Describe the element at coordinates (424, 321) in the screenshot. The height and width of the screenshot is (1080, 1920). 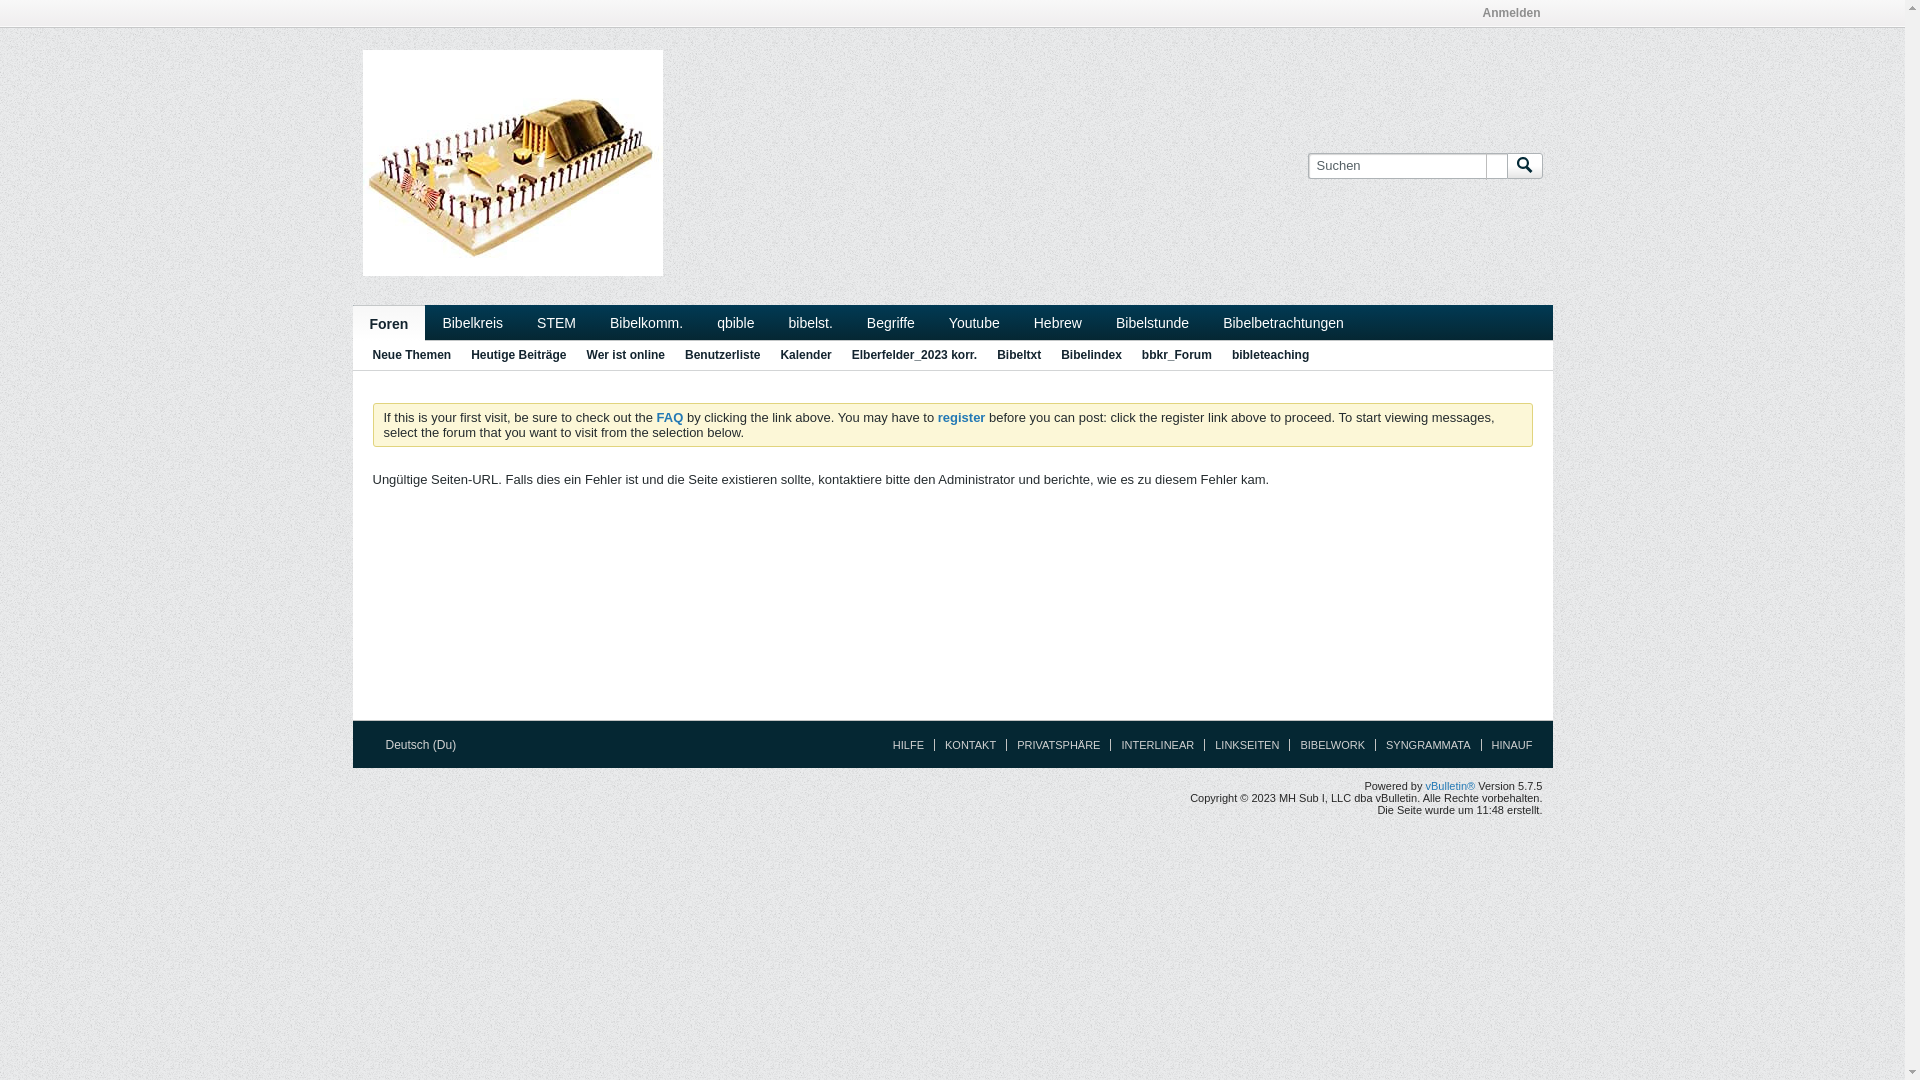
I see `'Bibelkreis'` at that location.